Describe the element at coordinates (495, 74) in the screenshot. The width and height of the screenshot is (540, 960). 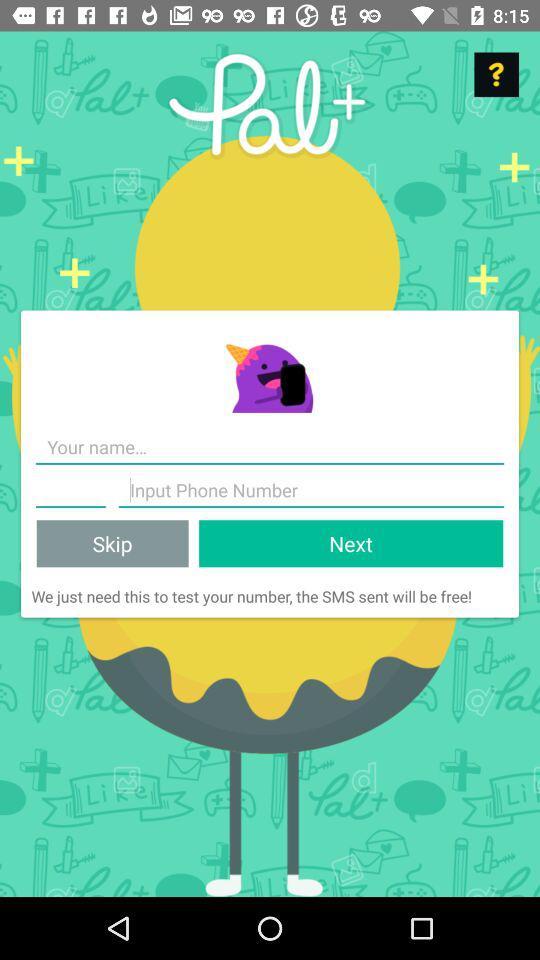
I see `help options` at that location.